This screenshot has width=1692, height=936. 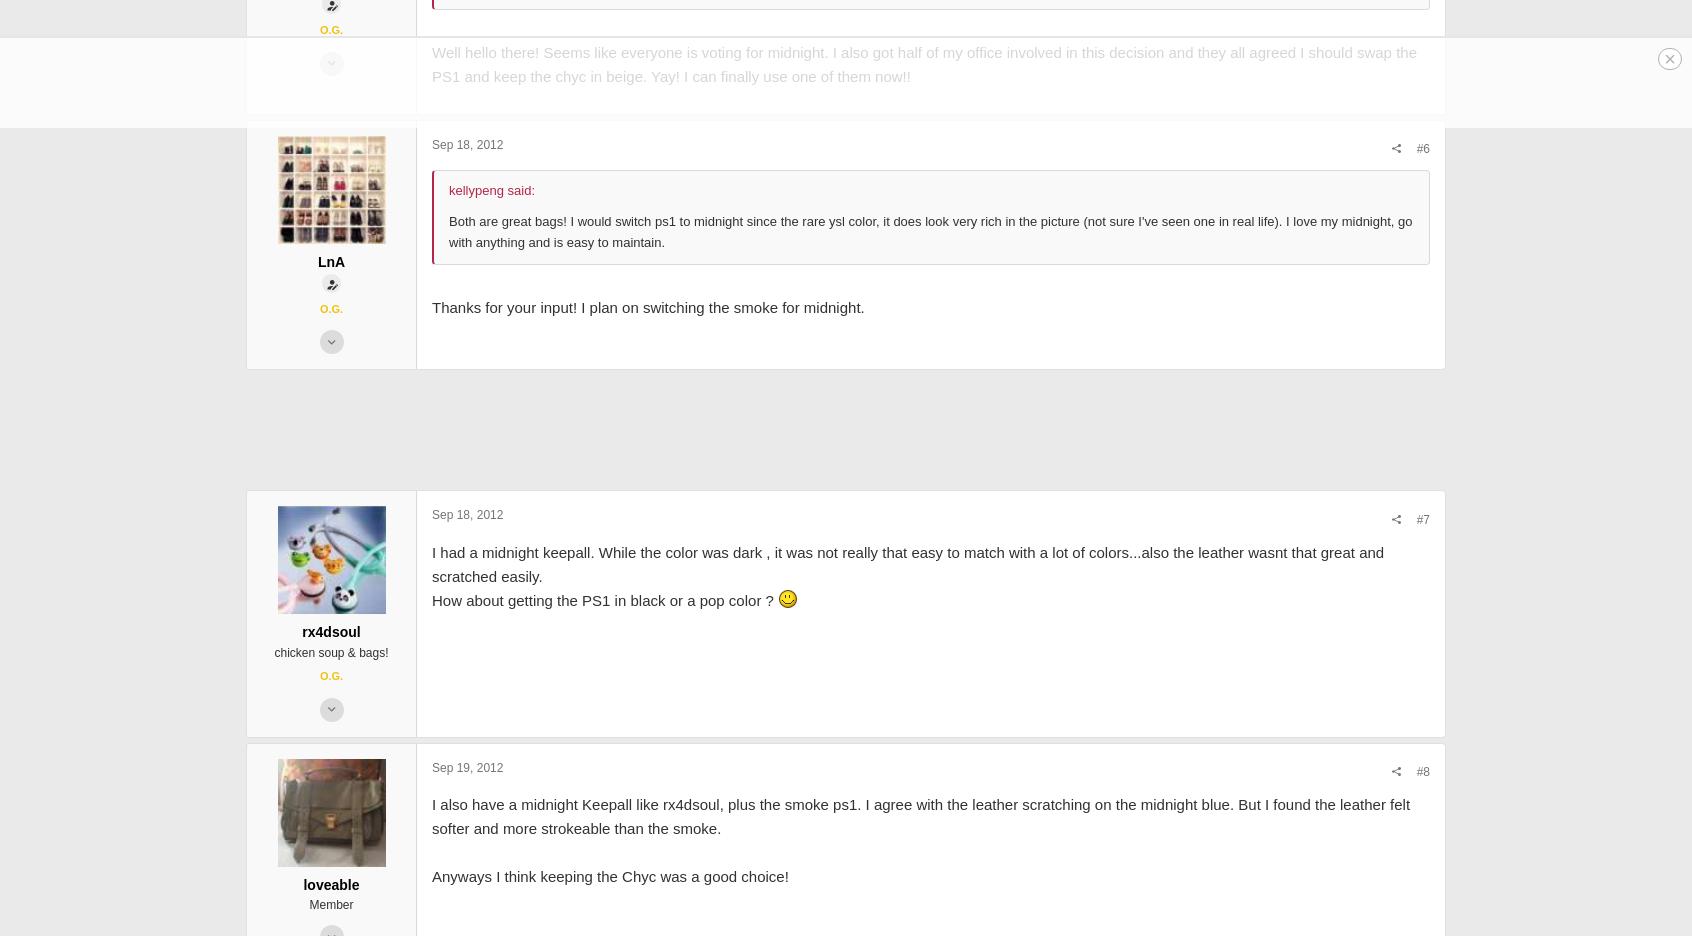 I want to click on '#7', so click(x=1100, y=660).